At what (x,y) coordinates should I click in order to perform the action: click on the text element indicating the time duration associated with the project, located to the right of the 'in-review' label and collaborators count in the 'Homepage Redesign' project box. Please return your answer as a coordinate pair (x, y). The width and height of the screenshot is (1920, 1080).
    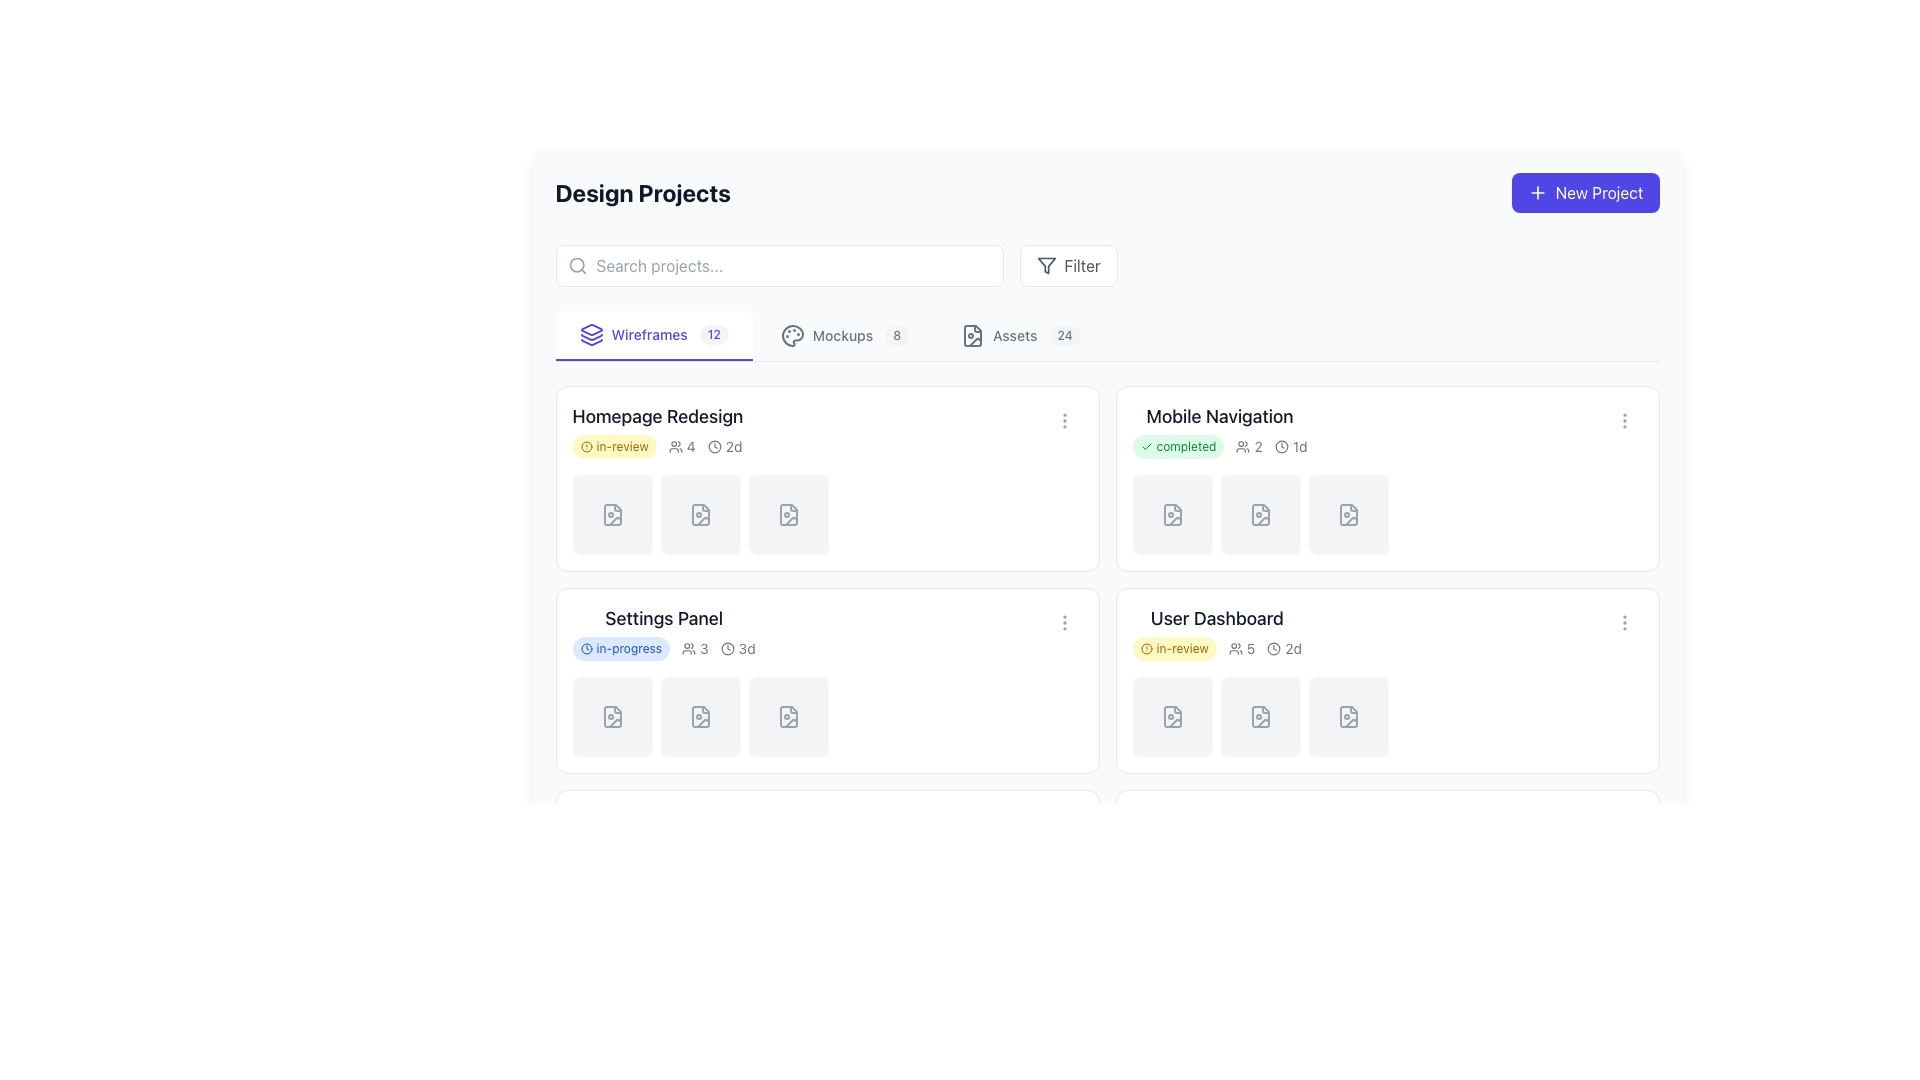
    Looking at the image, I should click on (724, 446).